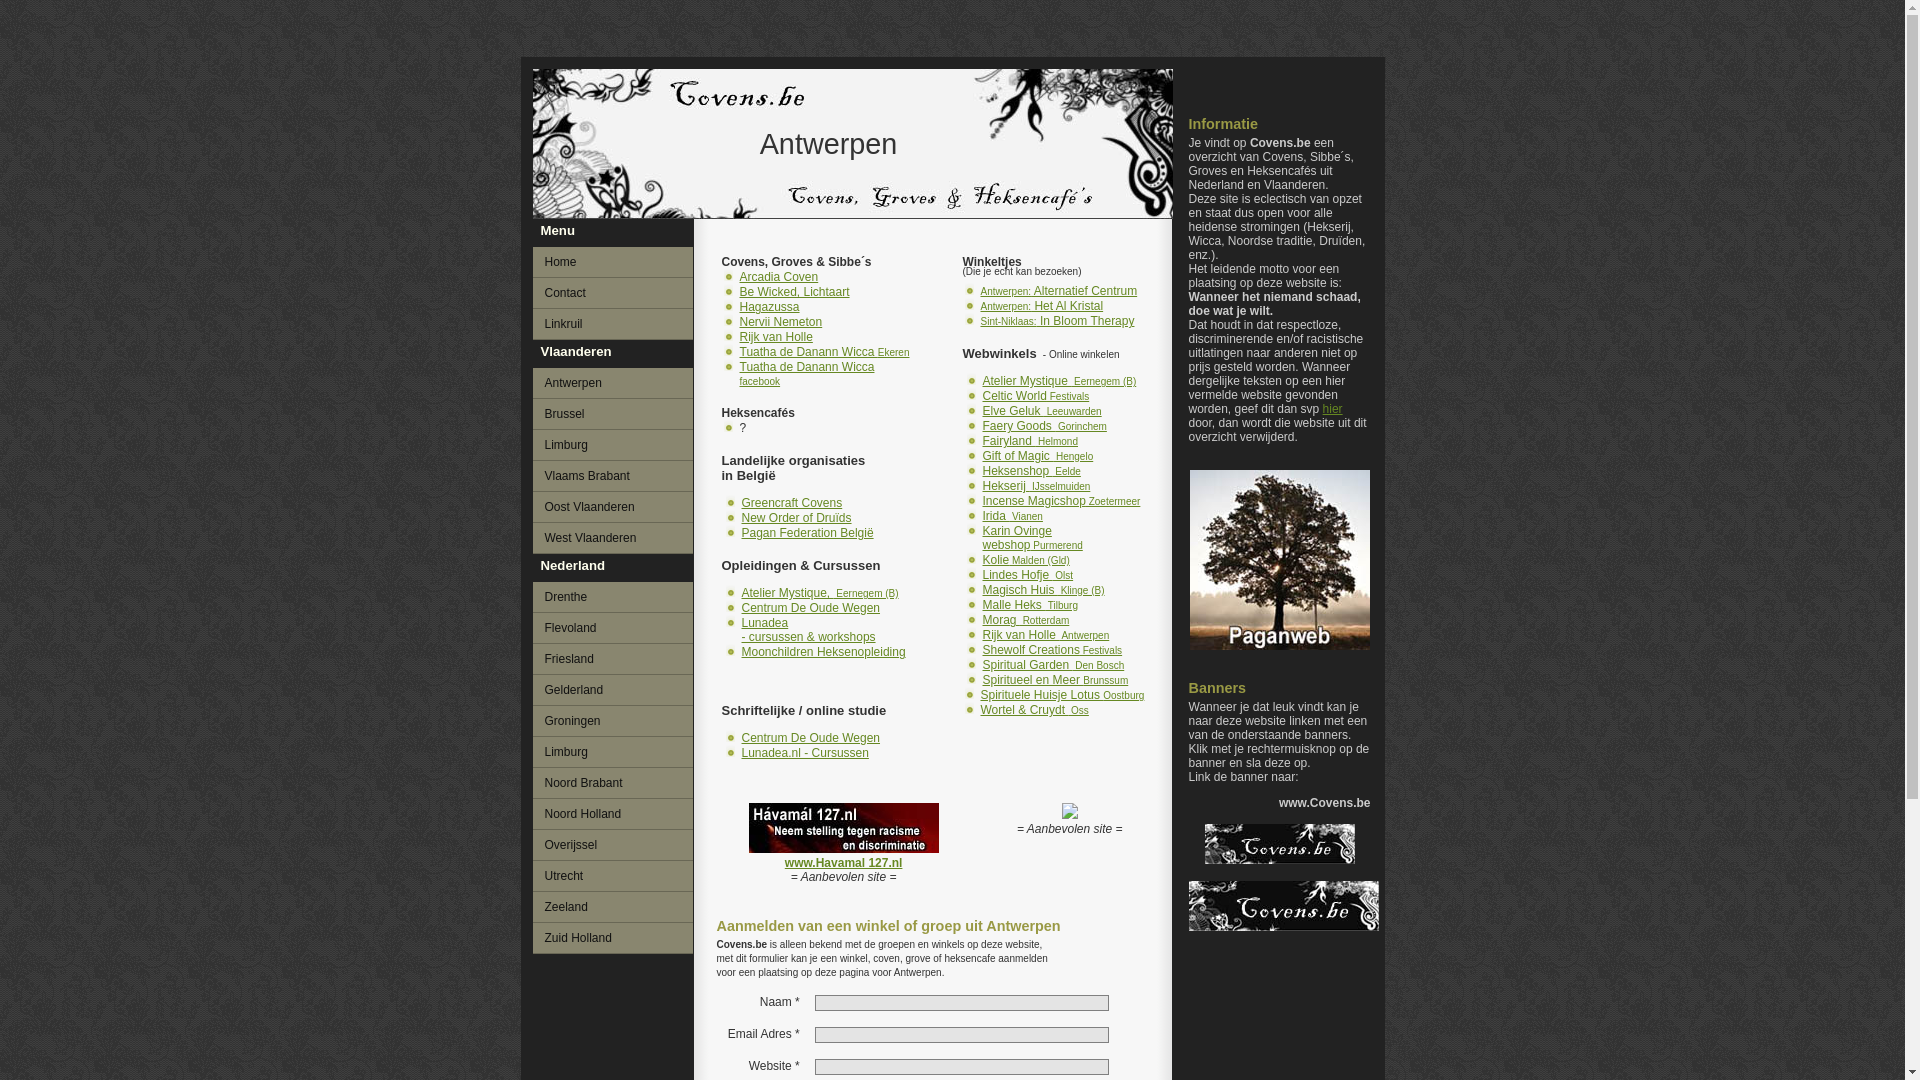 Image resolution: width=1920 pixels, height=1080 pixels. What do you see at coordinates (738, 307) in the screenshot?
I see `'Hagazussa'` at bounding box center [738, 307].